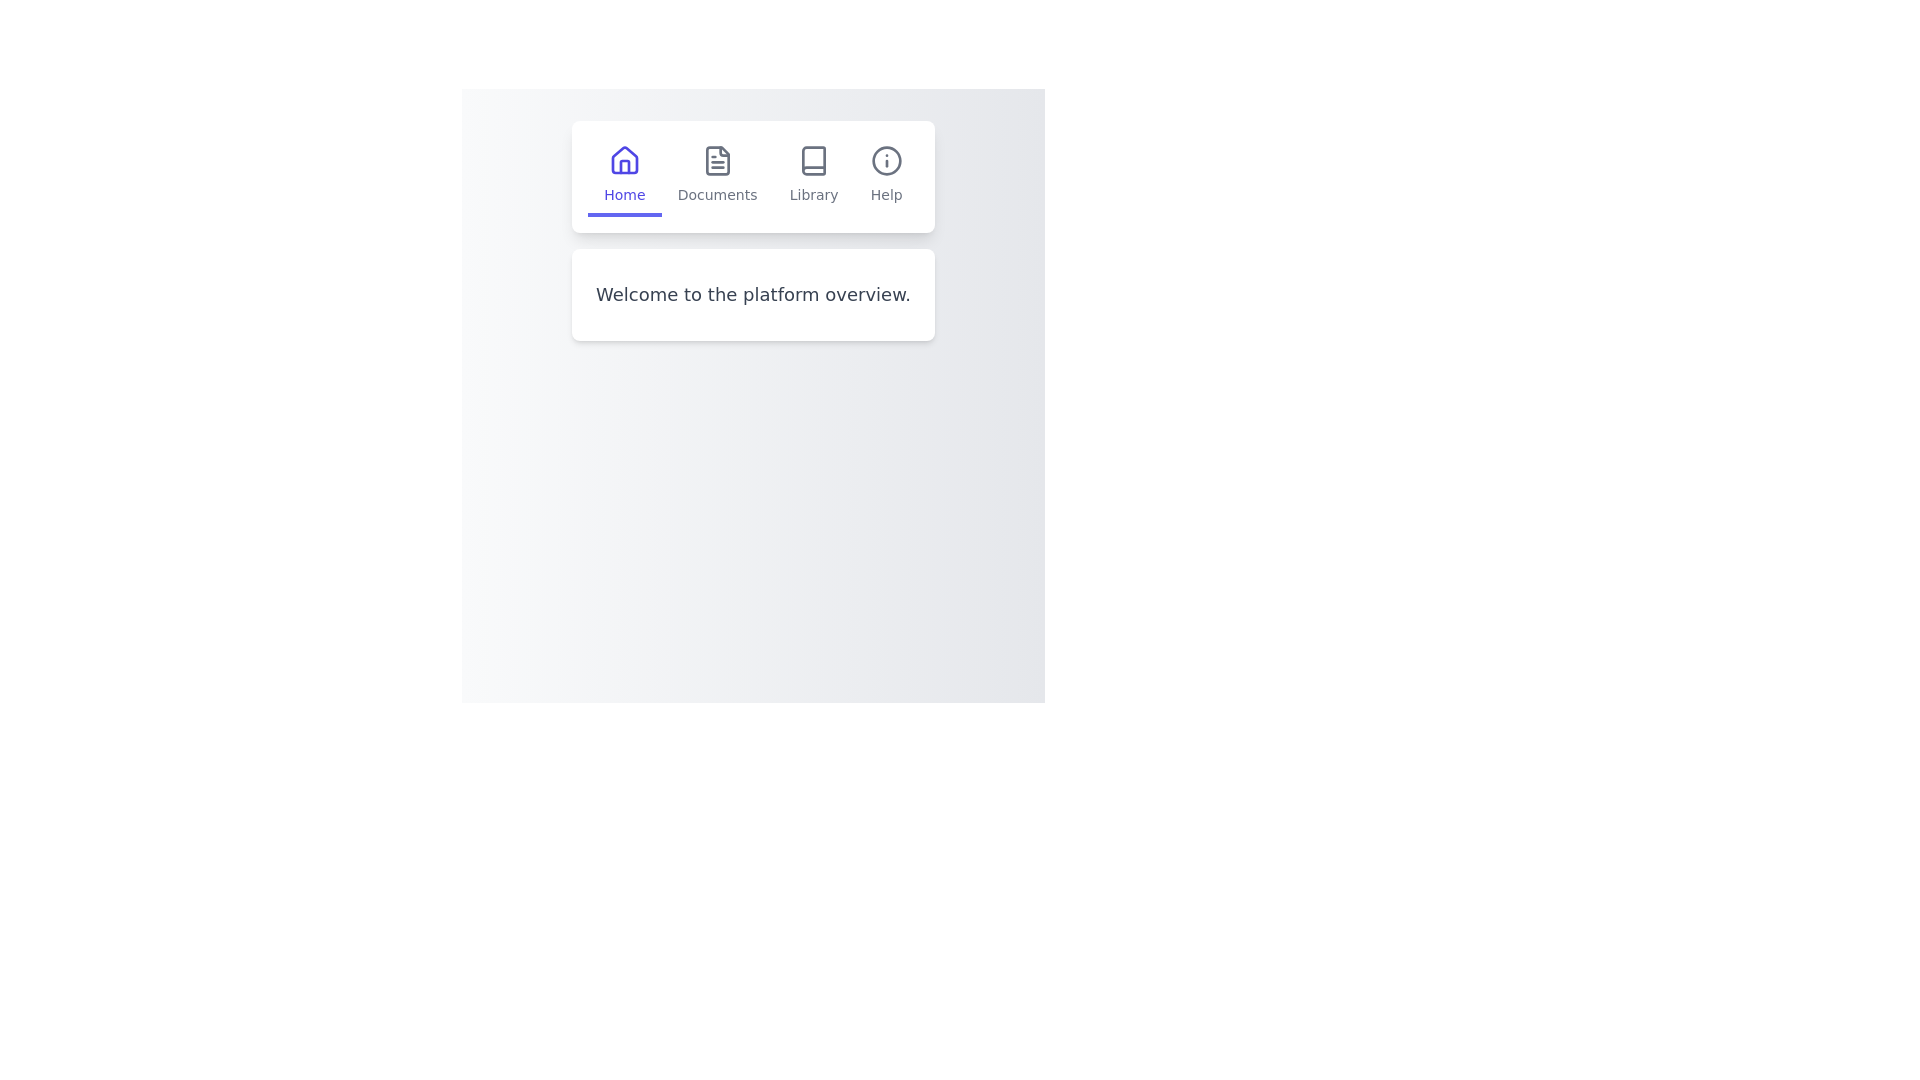 The width and height of the screenshot is (1920, 1080). What do you see at coordinates (885, 176) in the screenshot?
I see `the Help tab in the navigation bar` at bounding box center [885, 176].